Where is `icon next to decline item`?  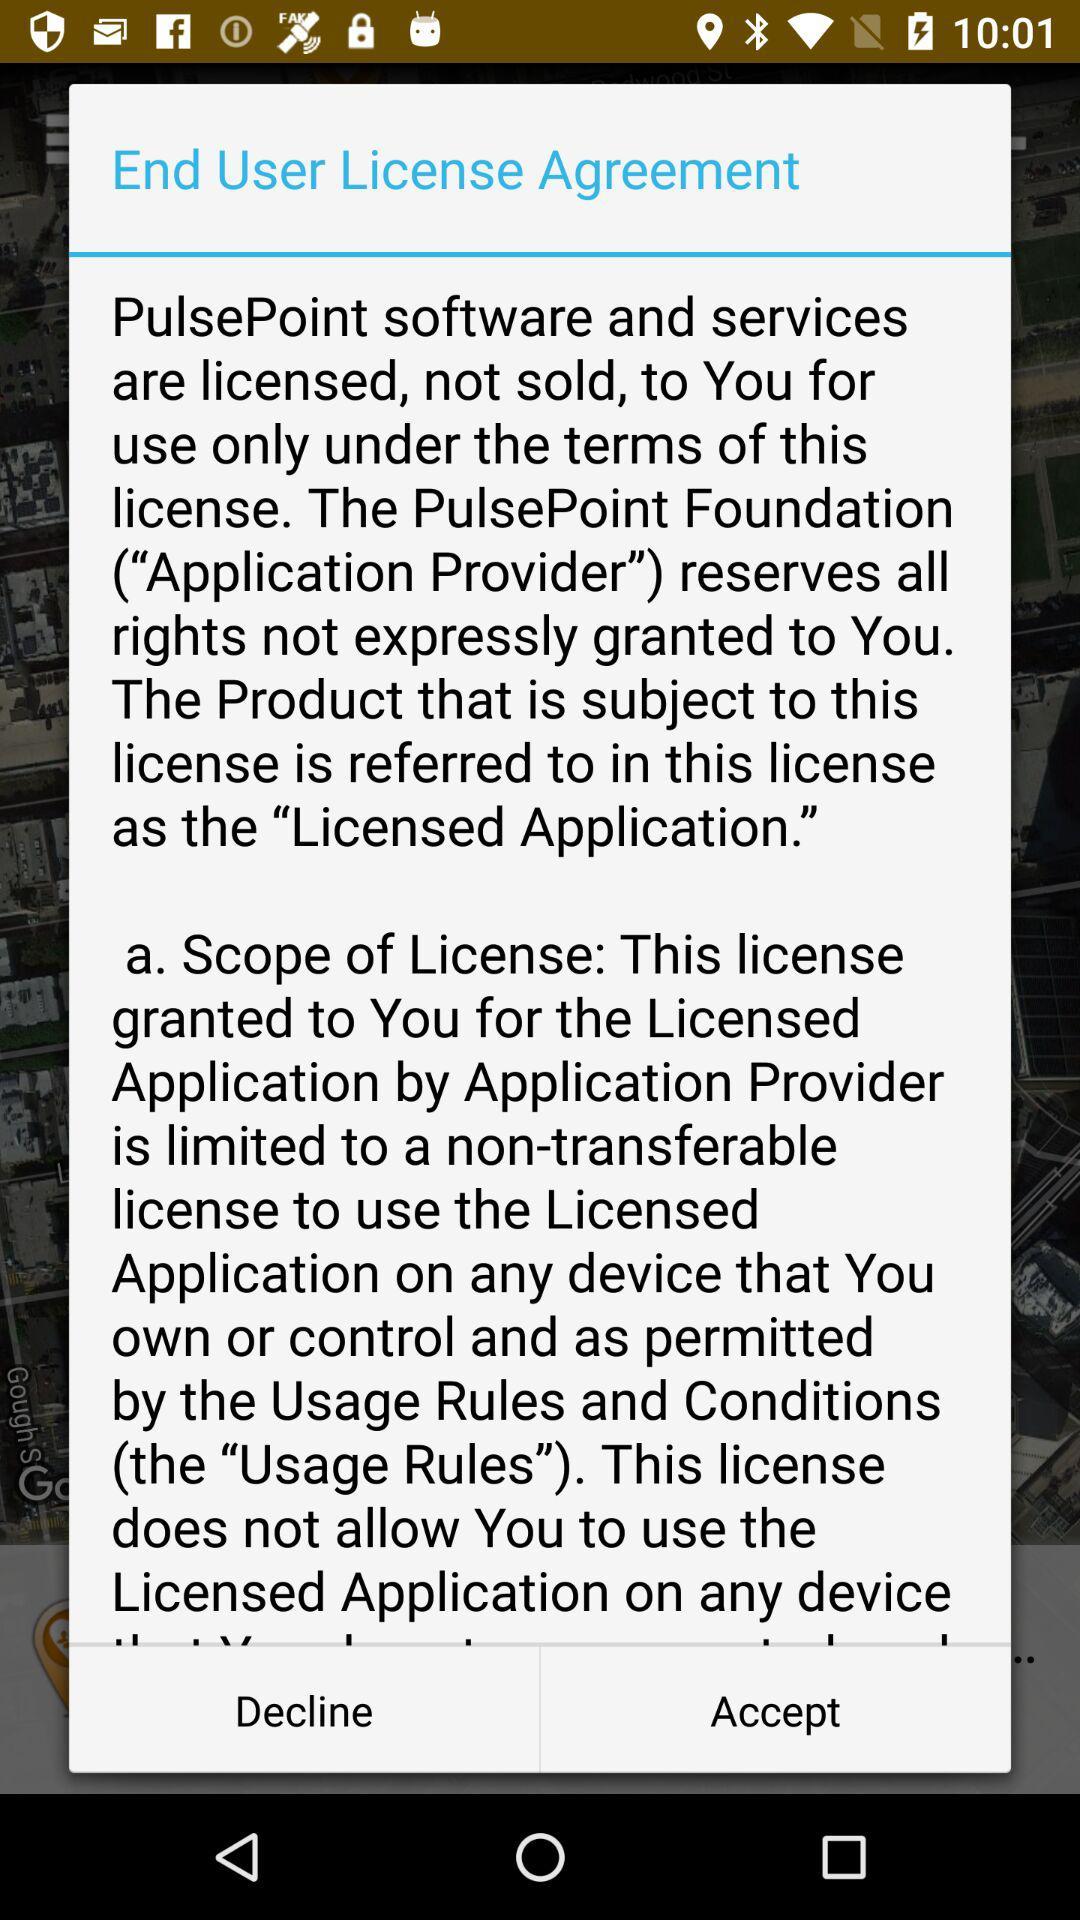
icon next to decline item is located at coordinates (774, 1708).